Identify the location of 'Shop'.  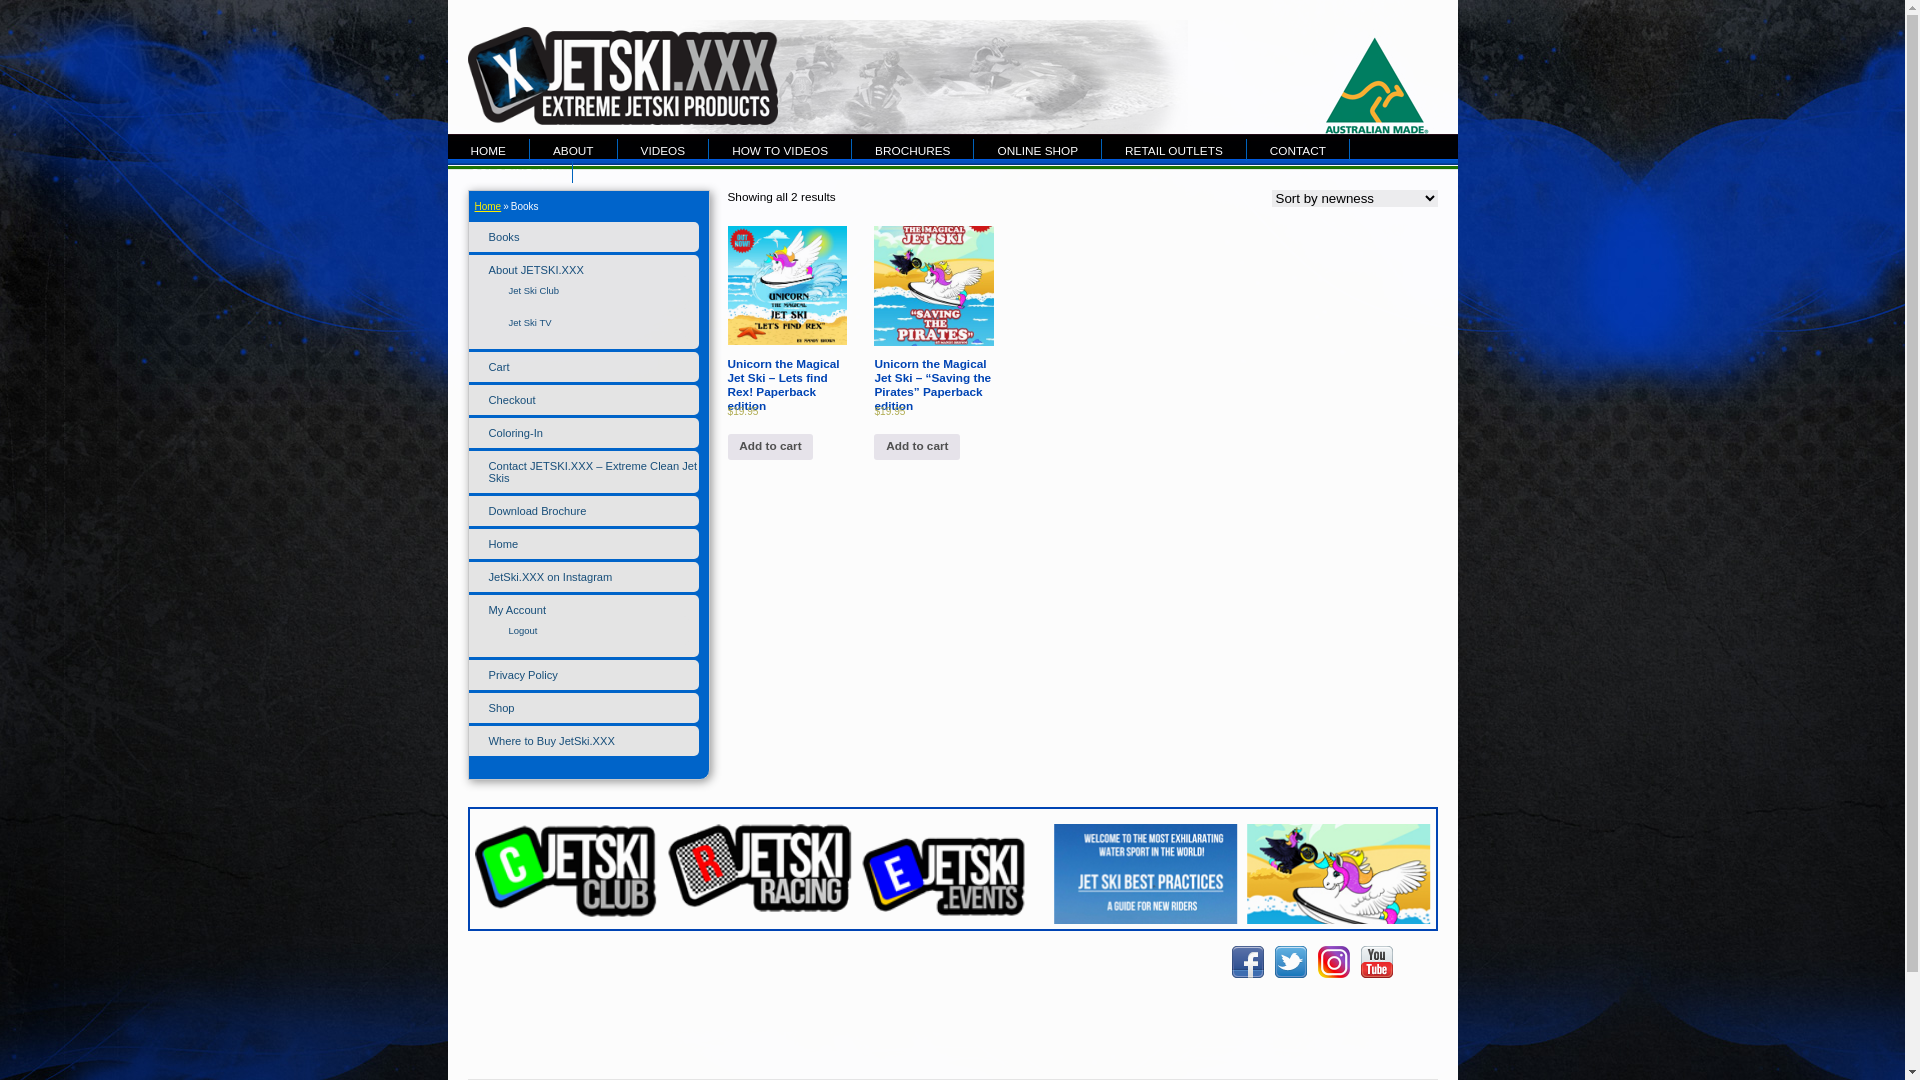
(500, 707).